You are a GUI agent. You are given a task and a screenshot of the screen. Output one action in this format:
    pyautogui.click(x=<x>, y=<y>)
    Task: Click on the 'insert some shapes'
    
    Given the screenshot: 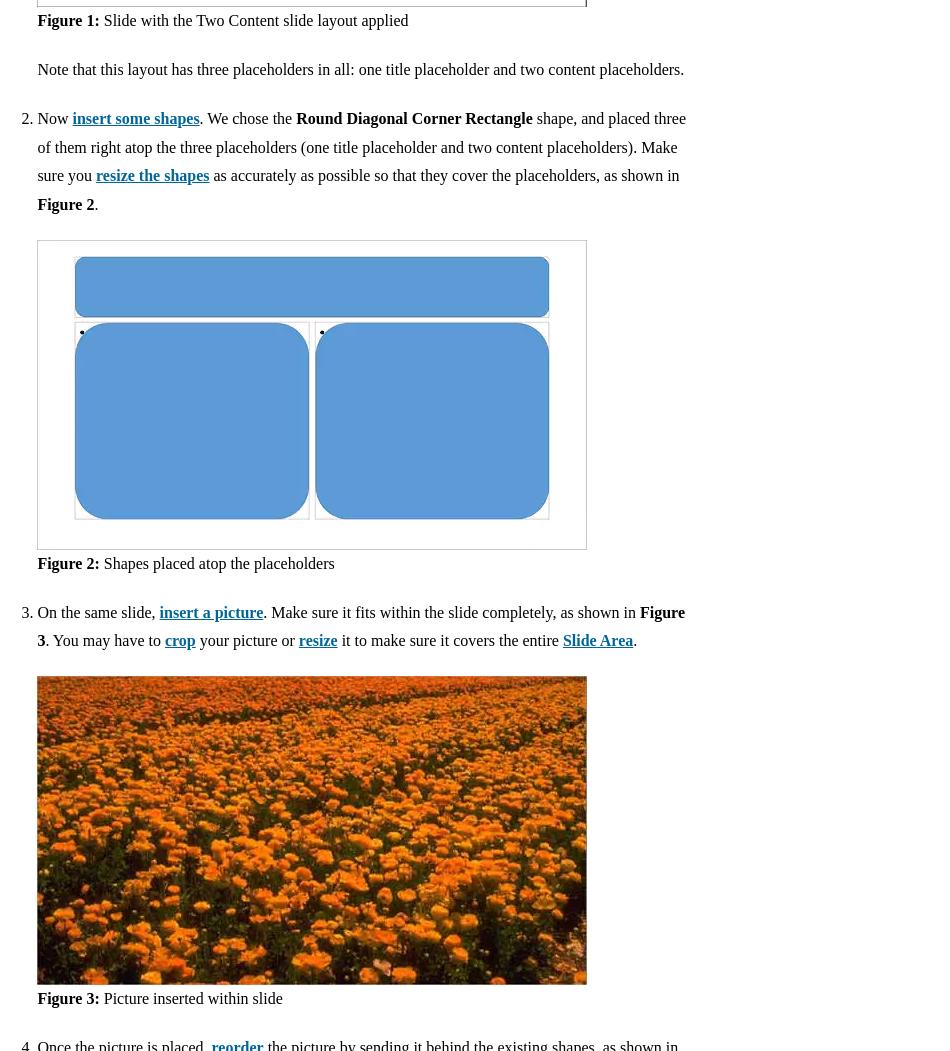 What is the action you would take?
    pyautogui.click(x=135, y=117)
    